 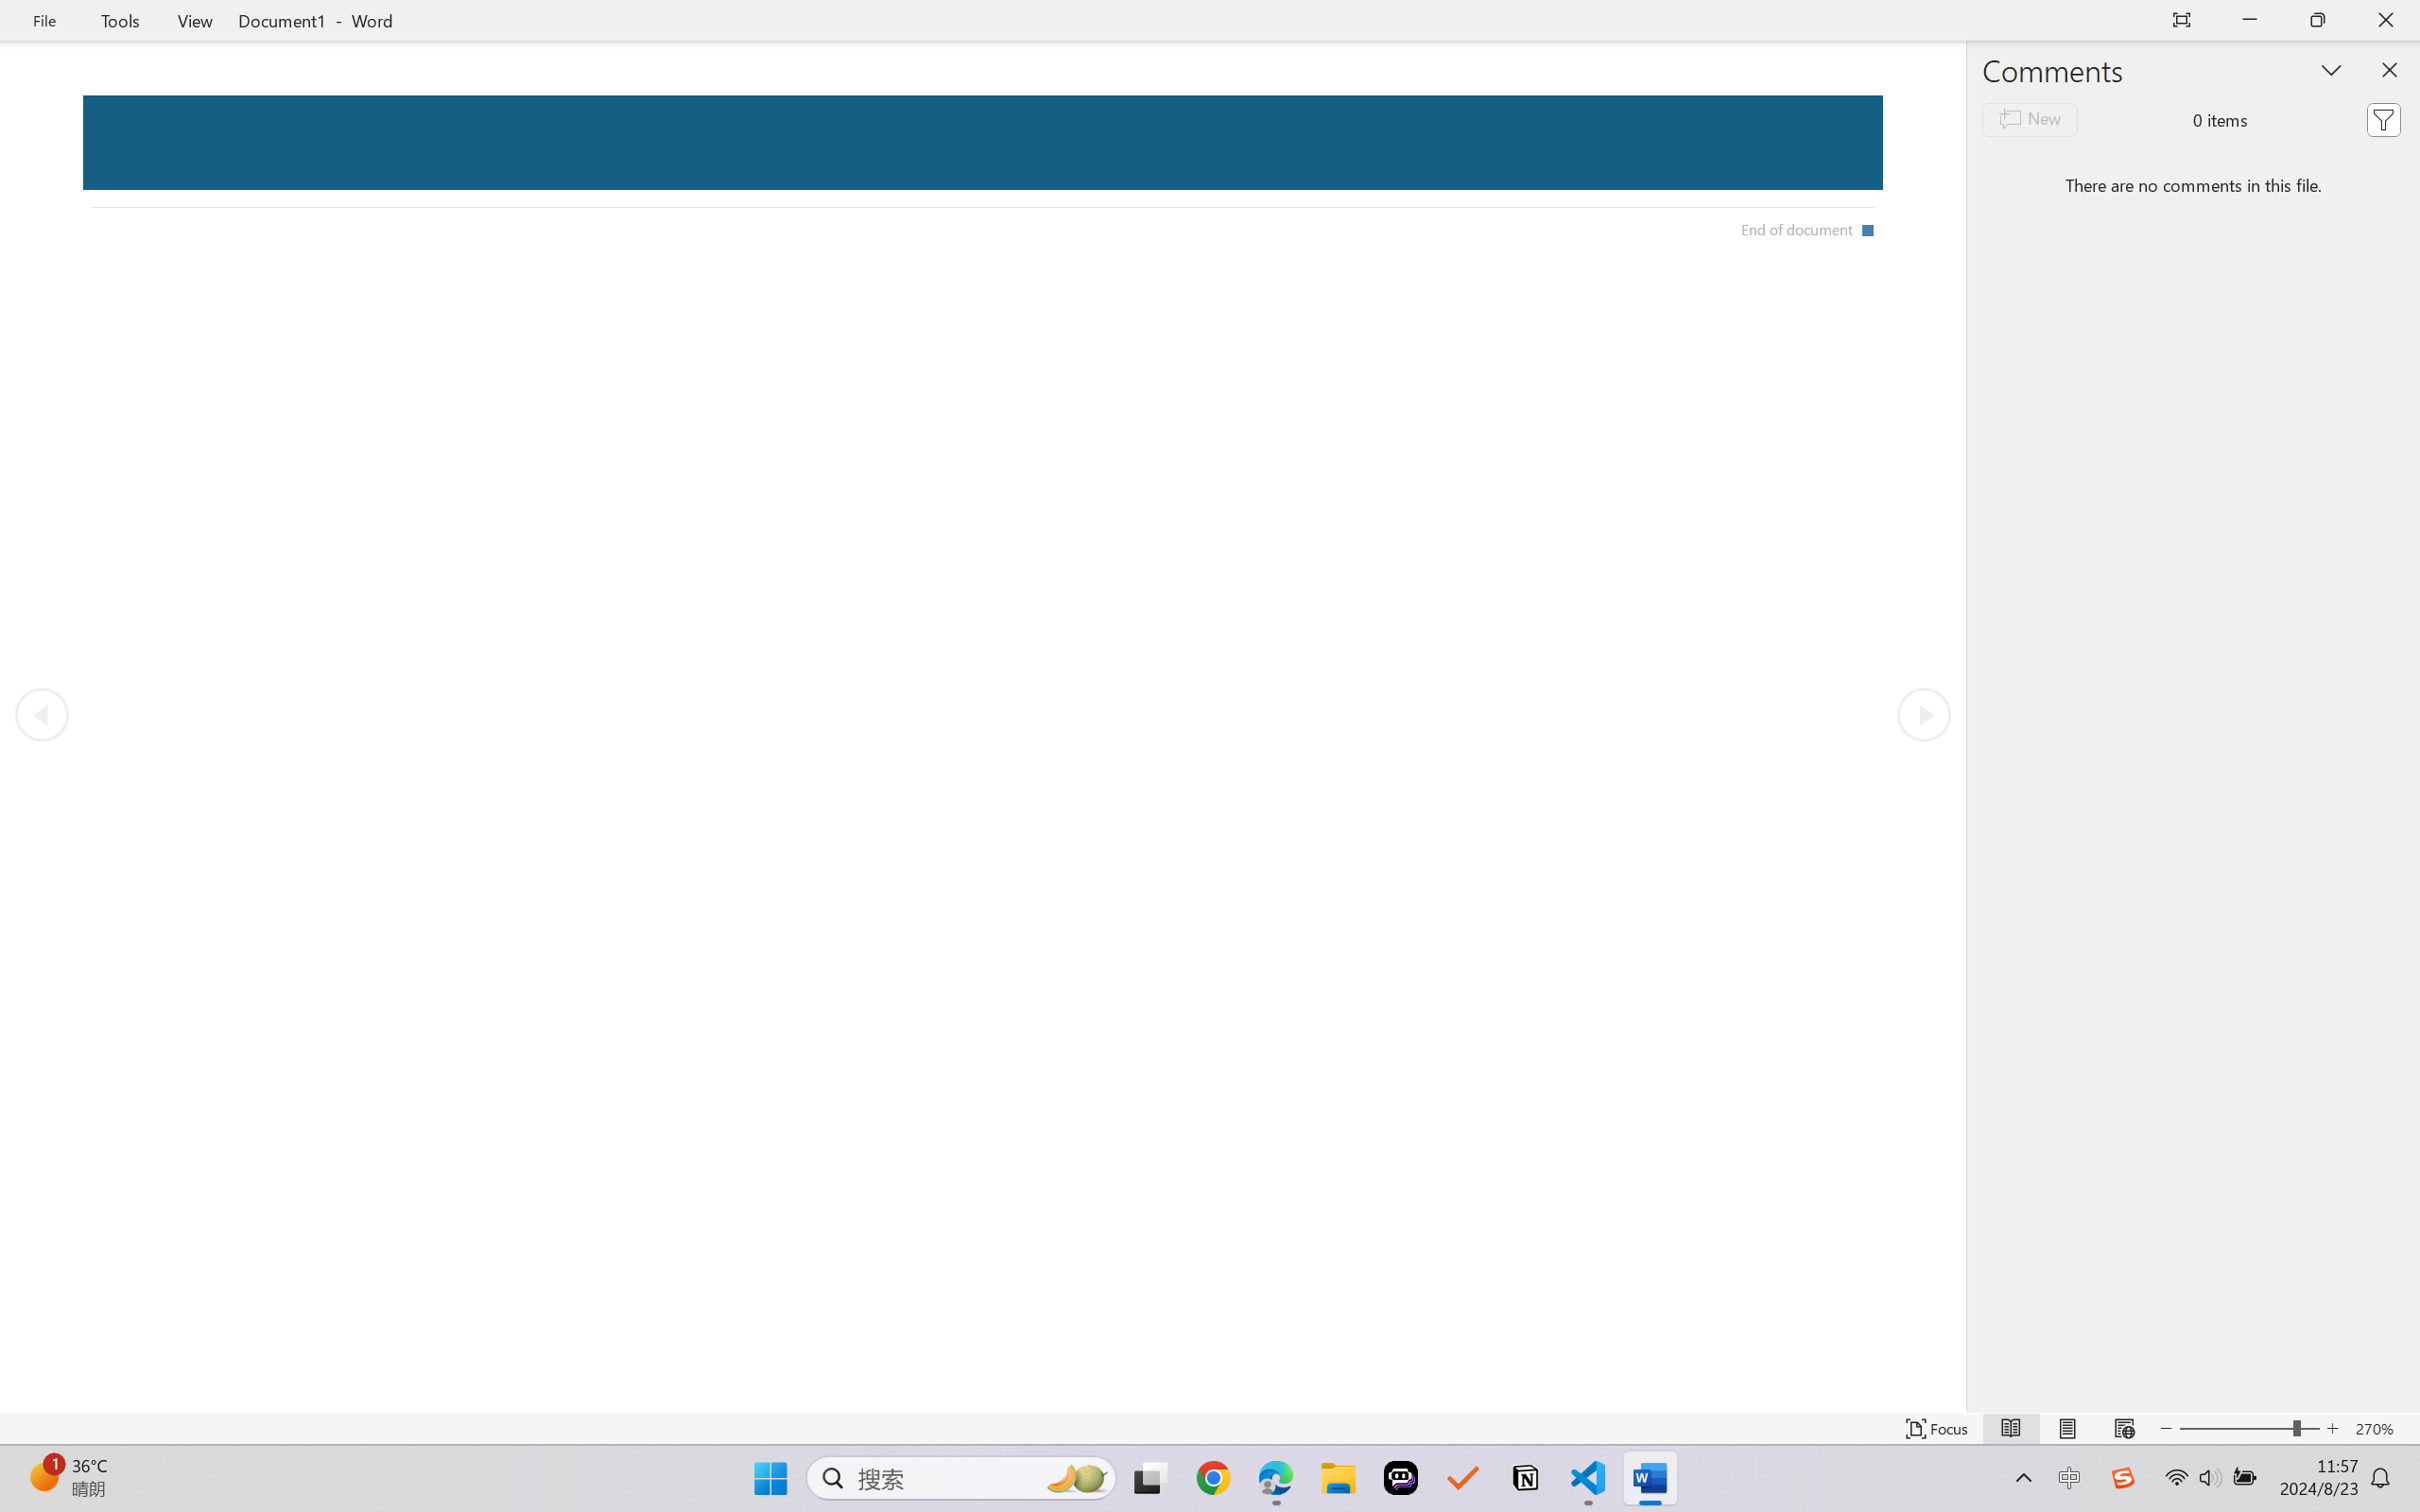 I want to click on 'Decrease Text Size', so click(x=2165, y=1428).